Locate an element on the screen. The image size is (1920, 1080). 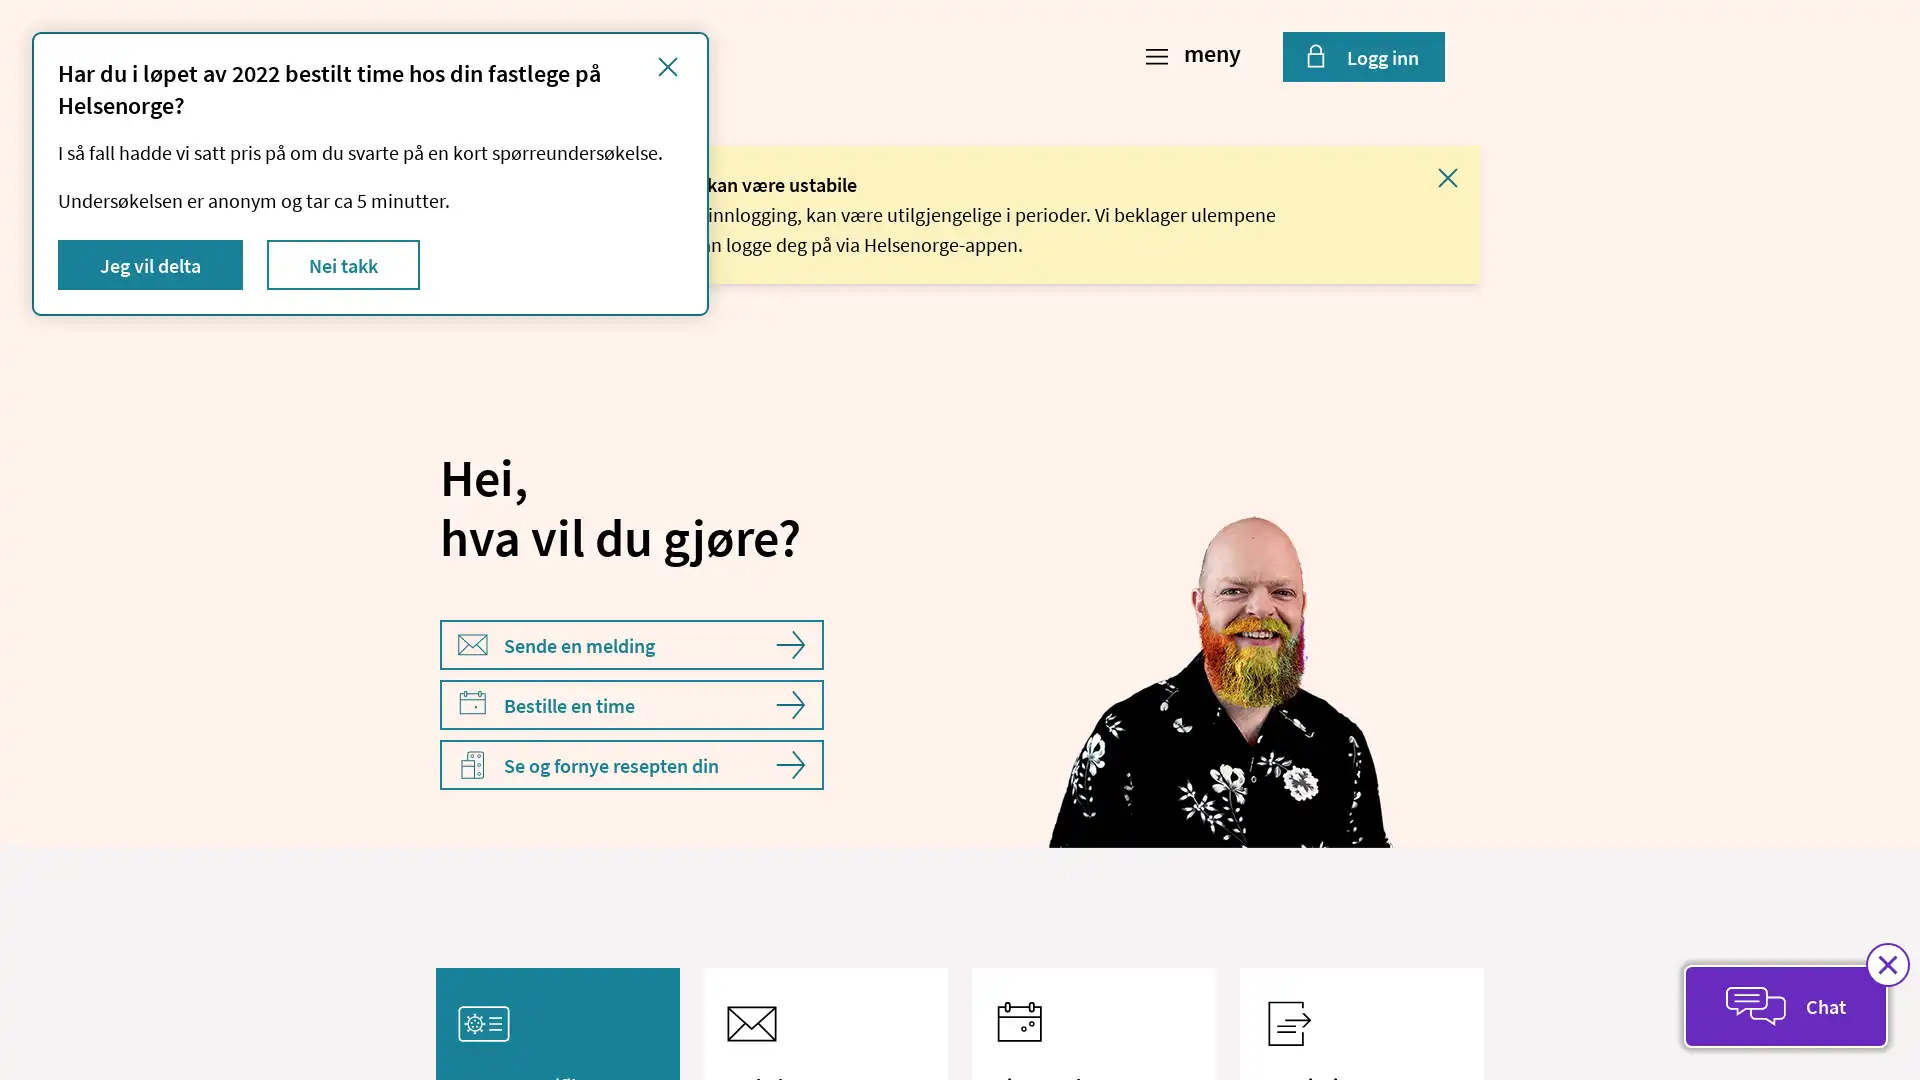
Bestille en time is located at coordinates (631, 704).